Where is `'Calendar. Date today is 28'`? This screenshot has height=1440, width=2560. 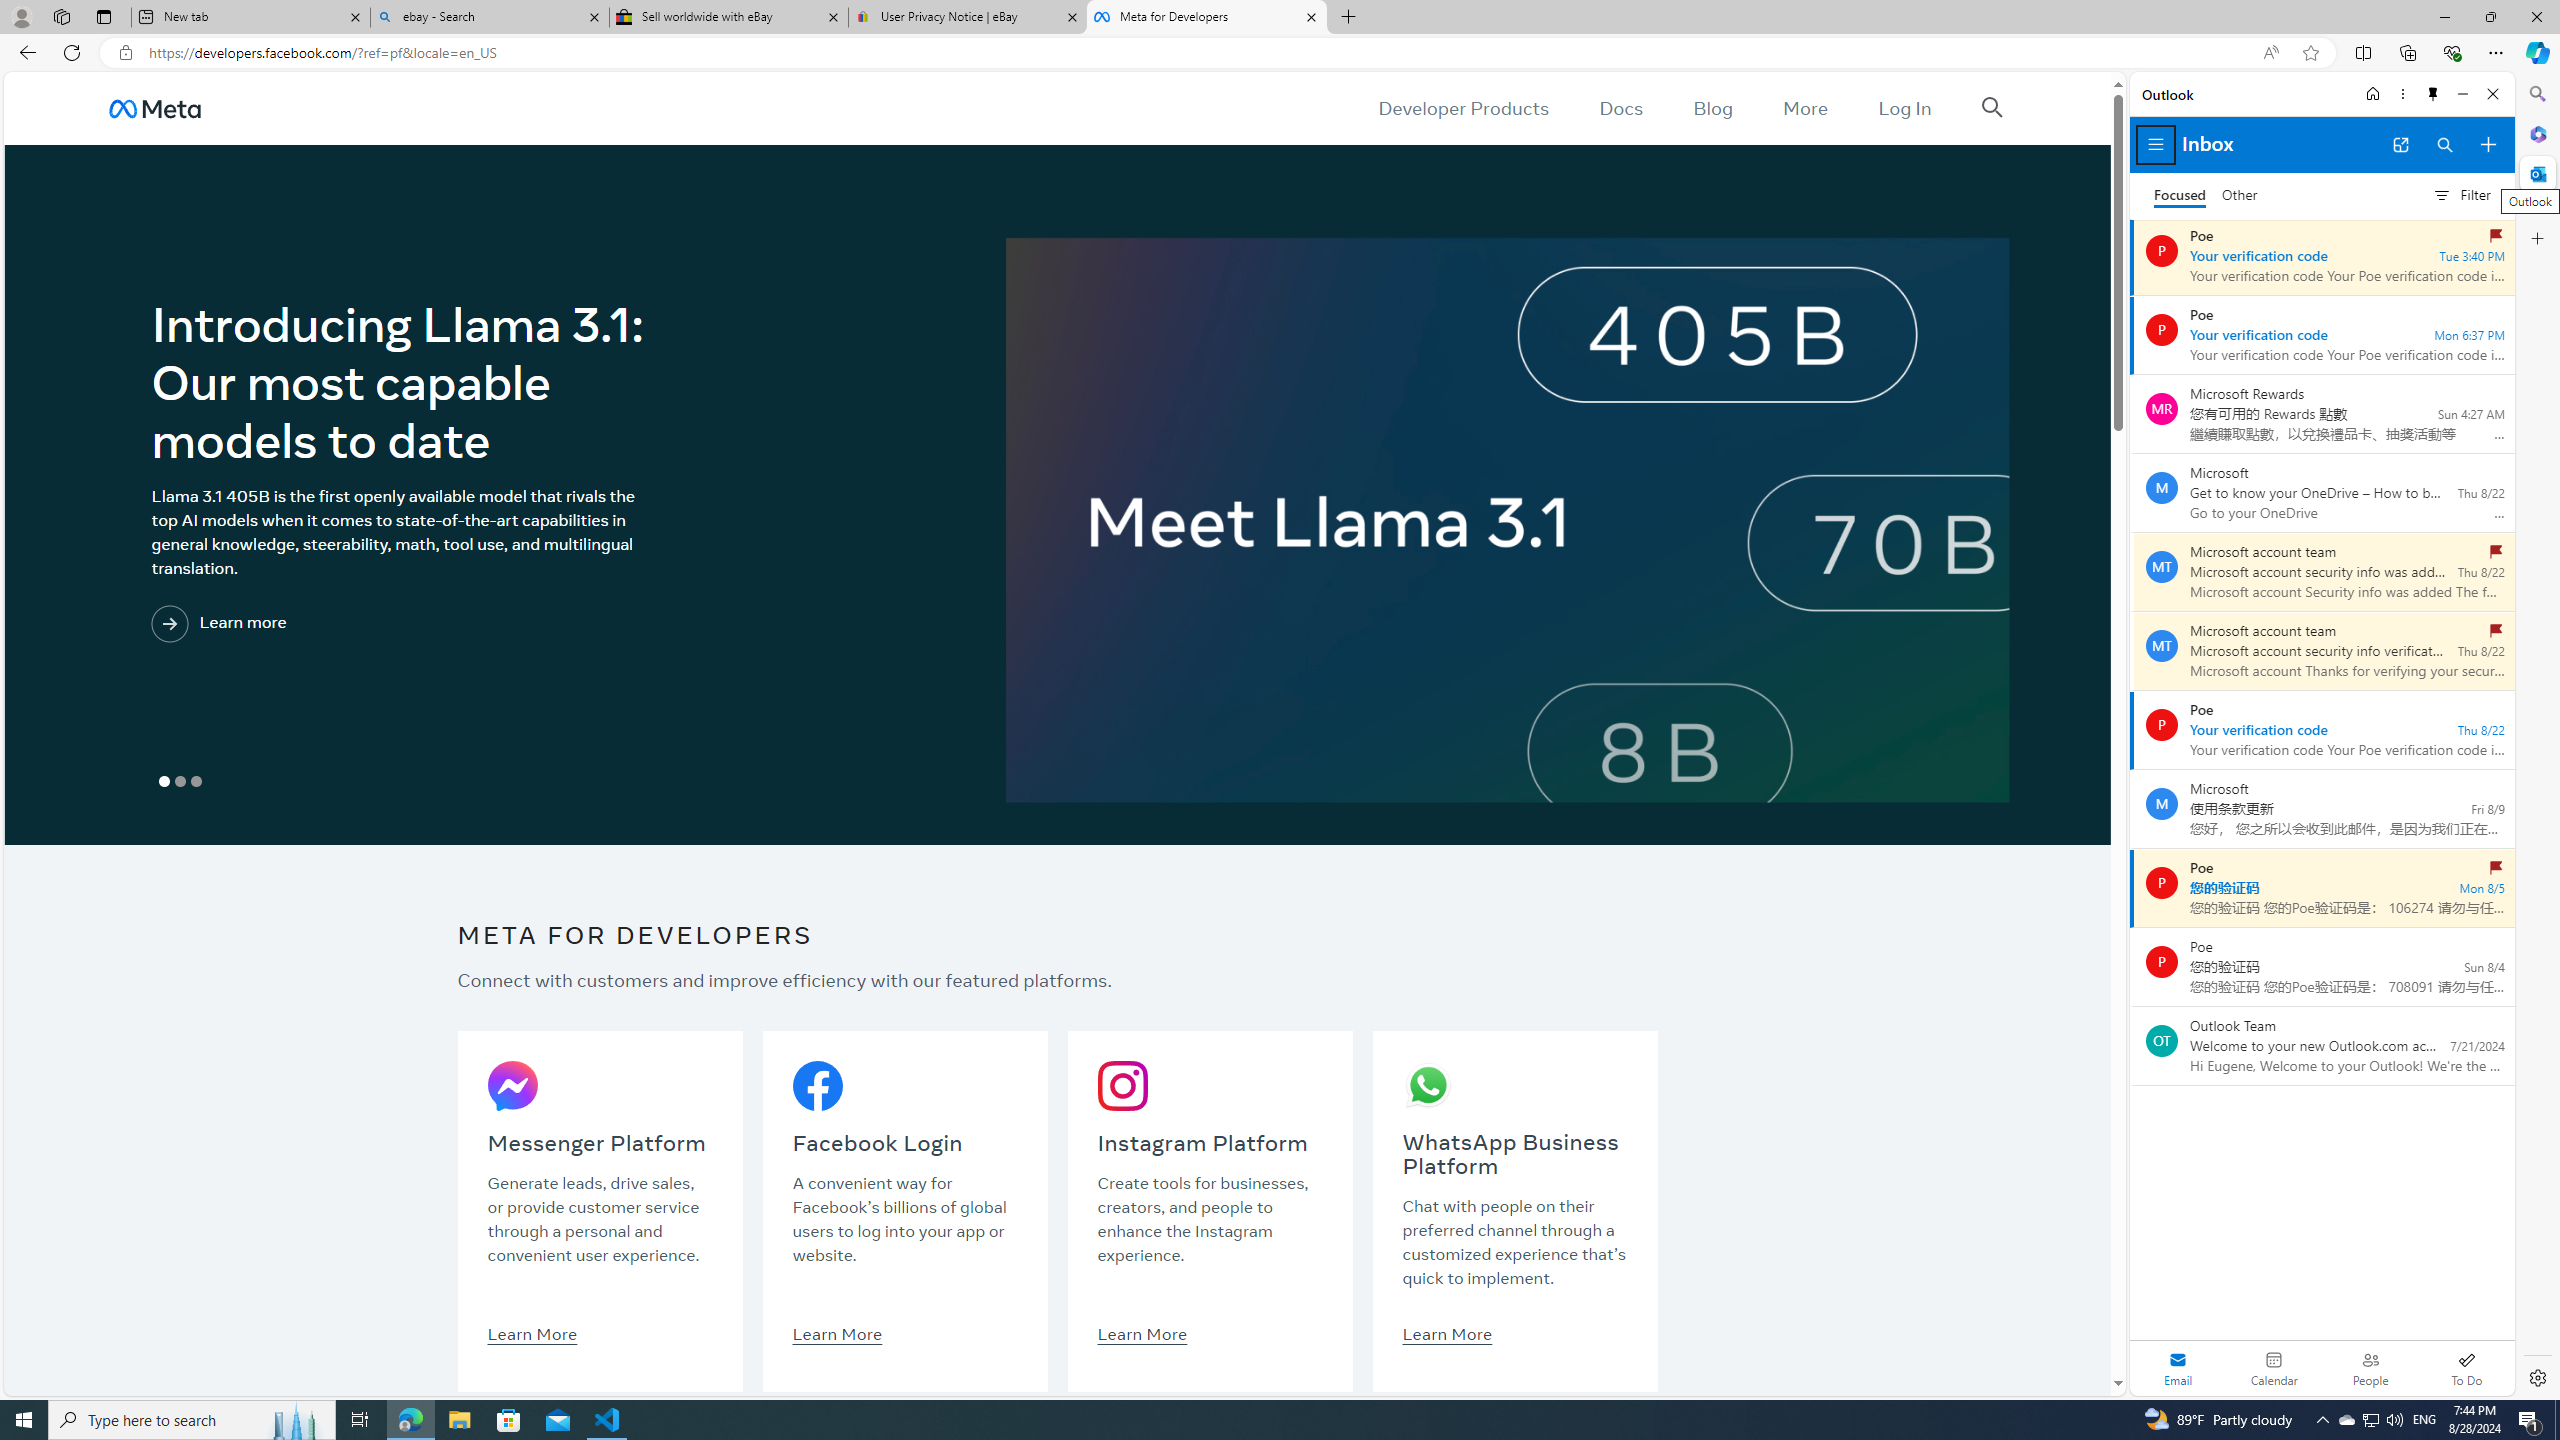
'Calendar. Date today is 28' is located at coordinates (2274, 1367).